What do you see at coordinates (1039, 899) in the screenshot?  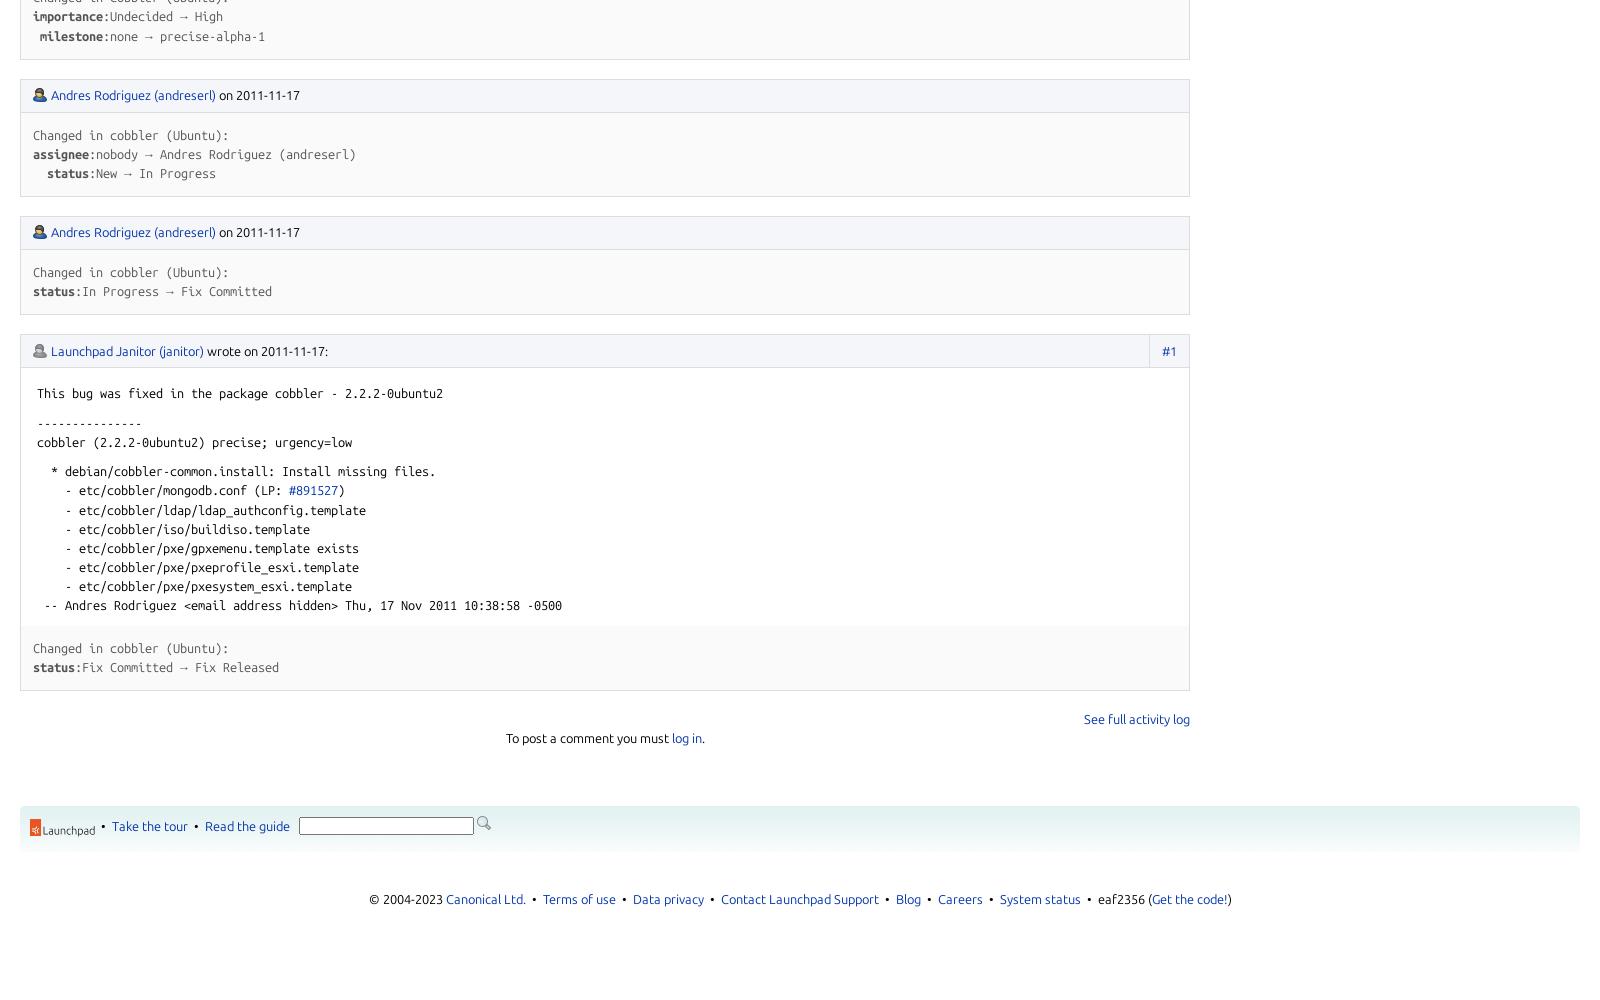 I see `'System status'` at bounding box center [1039, 899].